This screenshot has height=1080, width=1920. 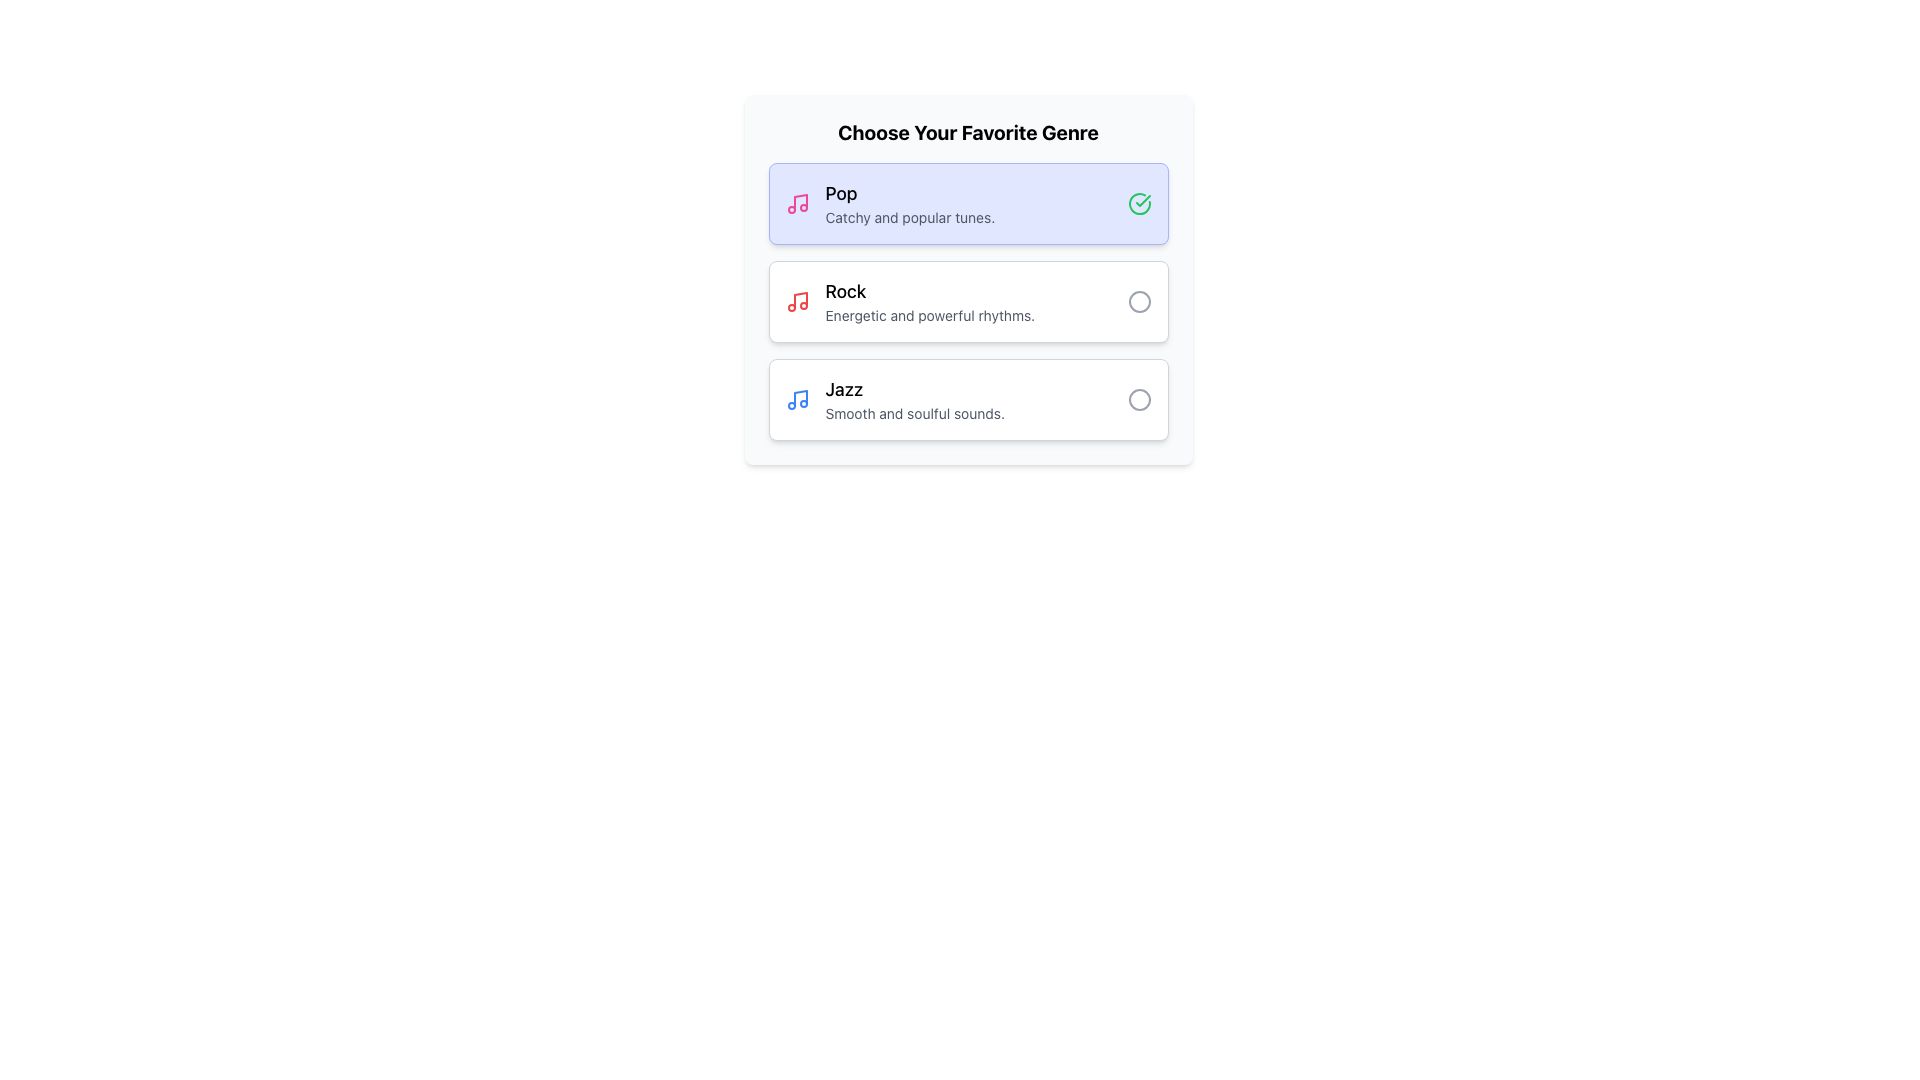 What do you see at coordinates (968, 301) in the screenshot?
I see `the second selectable list item labeled 'Rock' that features a musical note icon and a subtitle describing it as 'Energetic and powerful rhythms.'` at bounding box center [968, 301].